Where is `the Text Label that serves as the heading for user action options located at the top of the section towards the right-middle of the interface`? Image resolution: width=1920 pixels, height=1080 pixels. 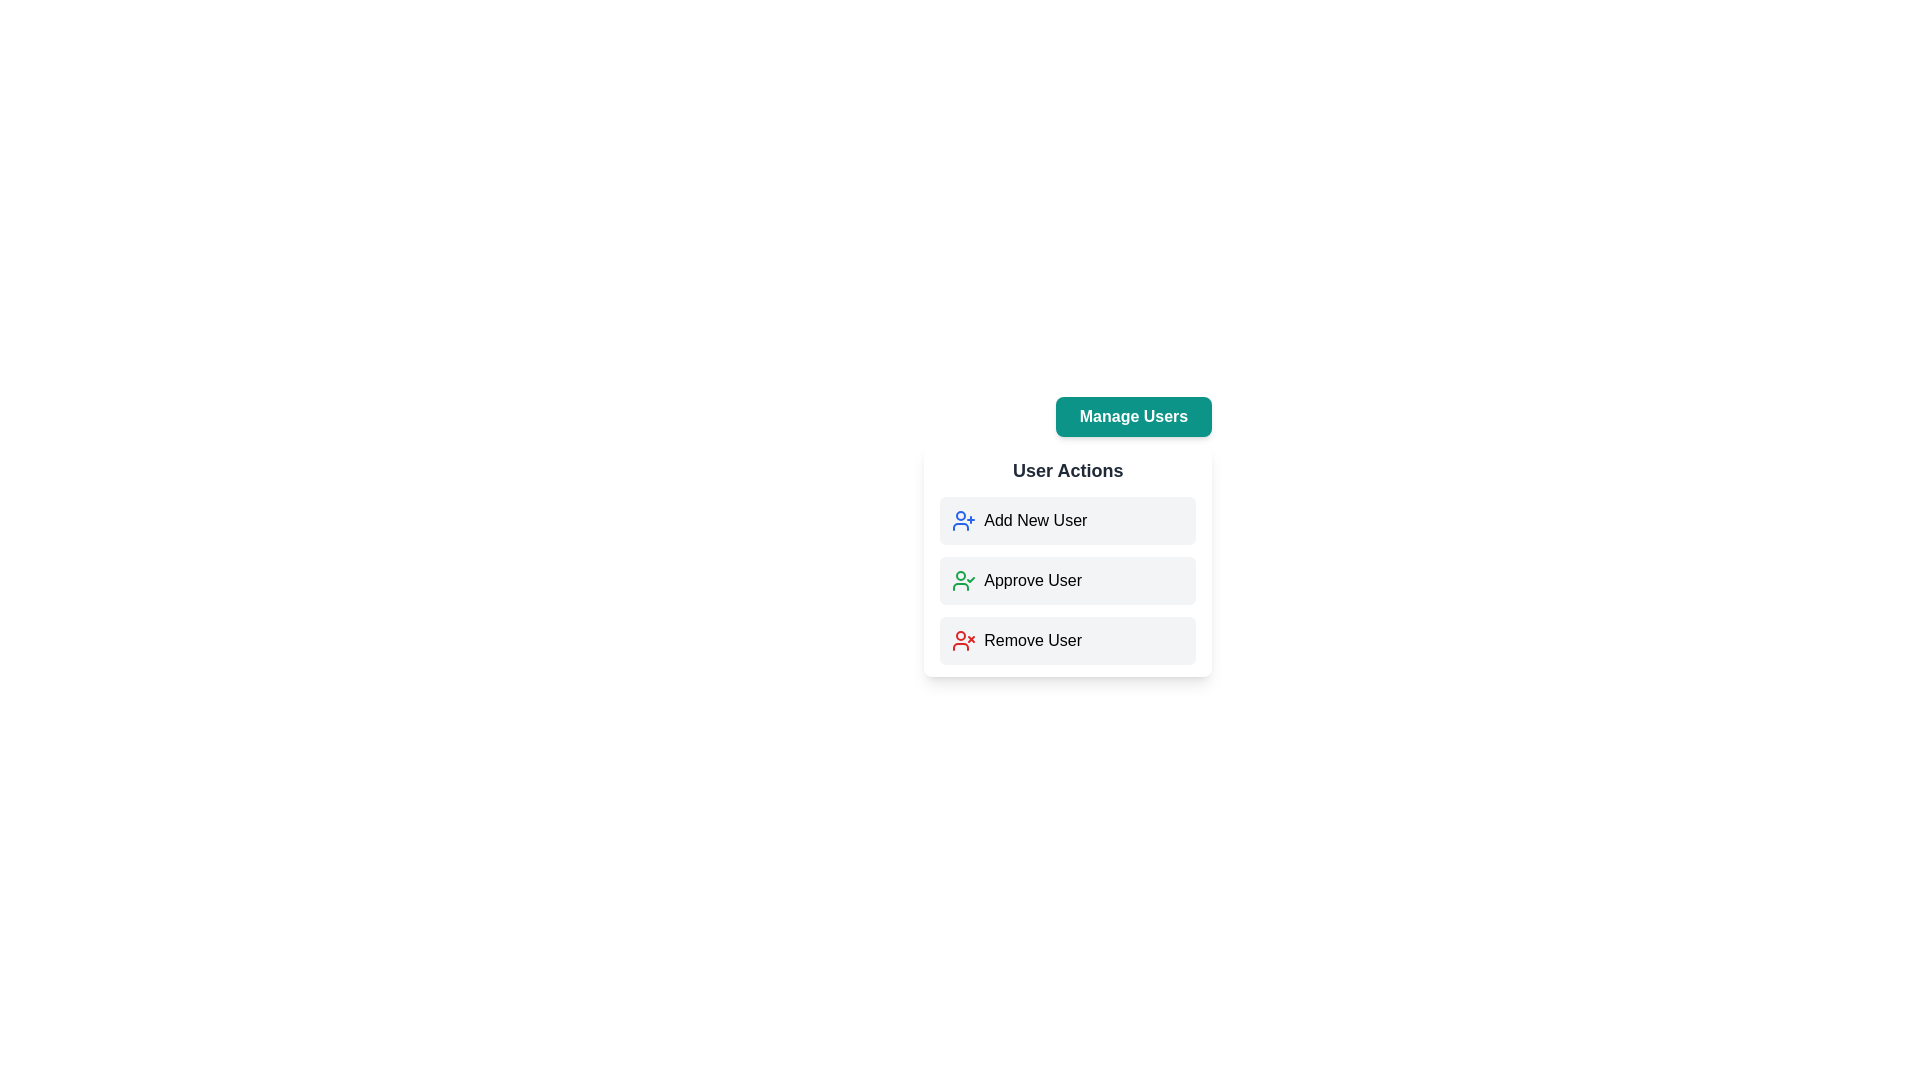
the Text Label that serves as the heading for user action options located at the top of the section towards the right-middle of the interface is located at coordinates (1067, 470).